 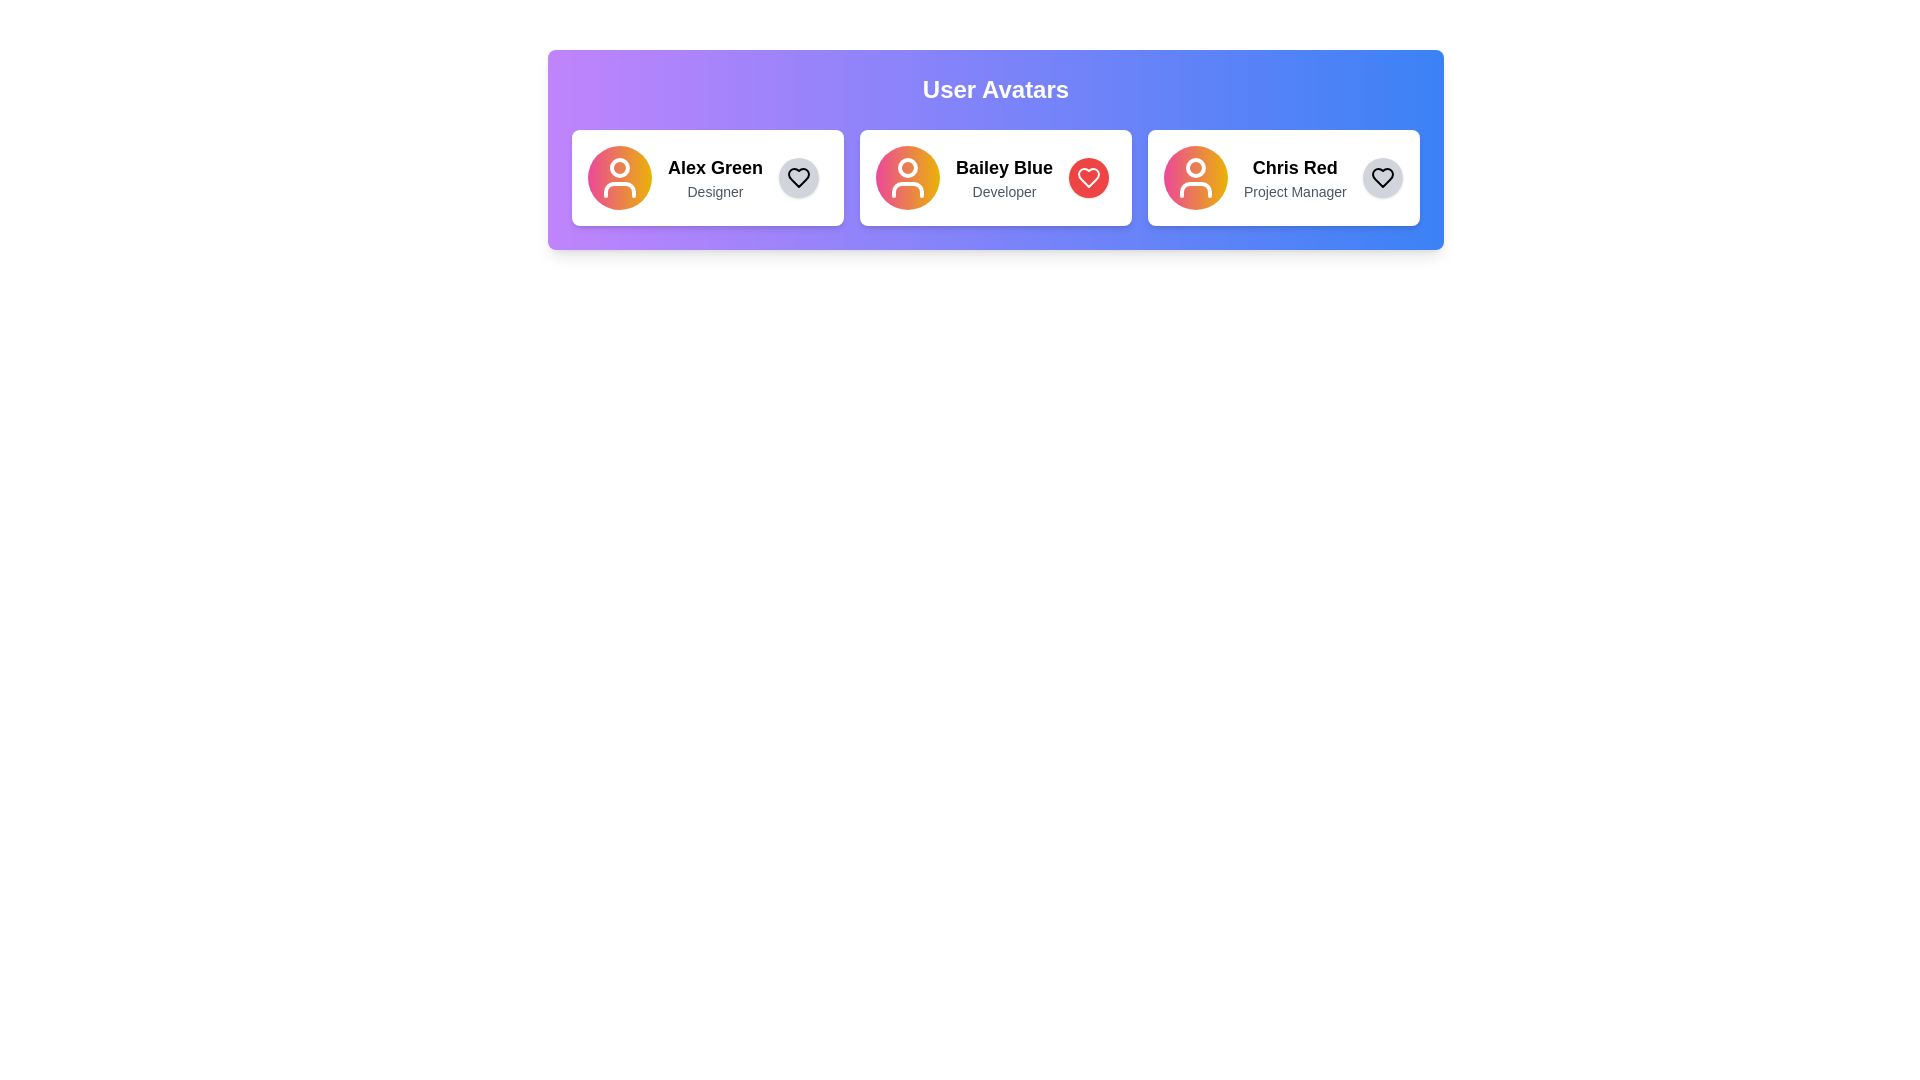 What do you see at coordinates (618, 176) in the screenshot?
I see `the circular profile icon with a gradient background that features a white user figure, located within the user information card for 'Alex Green', the first card in a horizontal list` at bounding box center [618, 176].